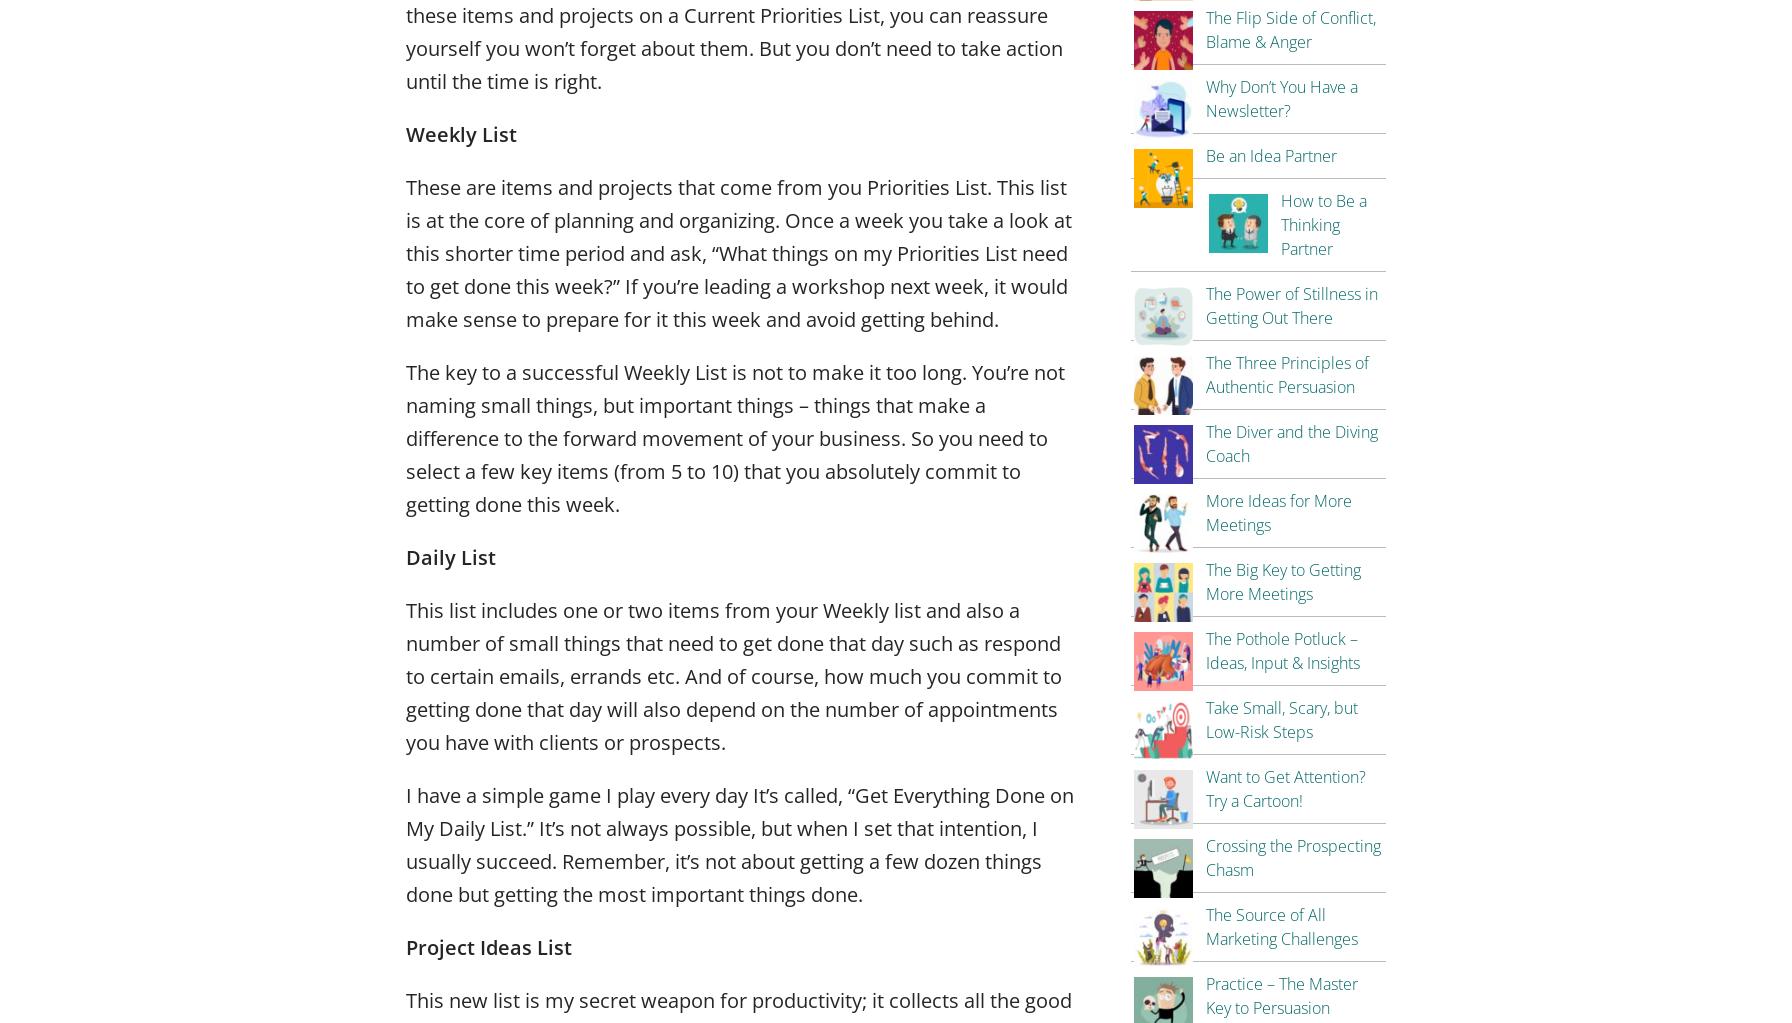 This screenshot has width=1792, height=1023. What do you see at coordinates (1206, 651) in the screenshot?
I see `'The Pothole Potluck – Ideas, Input & Insights'` at bounding box center [1206, 651].